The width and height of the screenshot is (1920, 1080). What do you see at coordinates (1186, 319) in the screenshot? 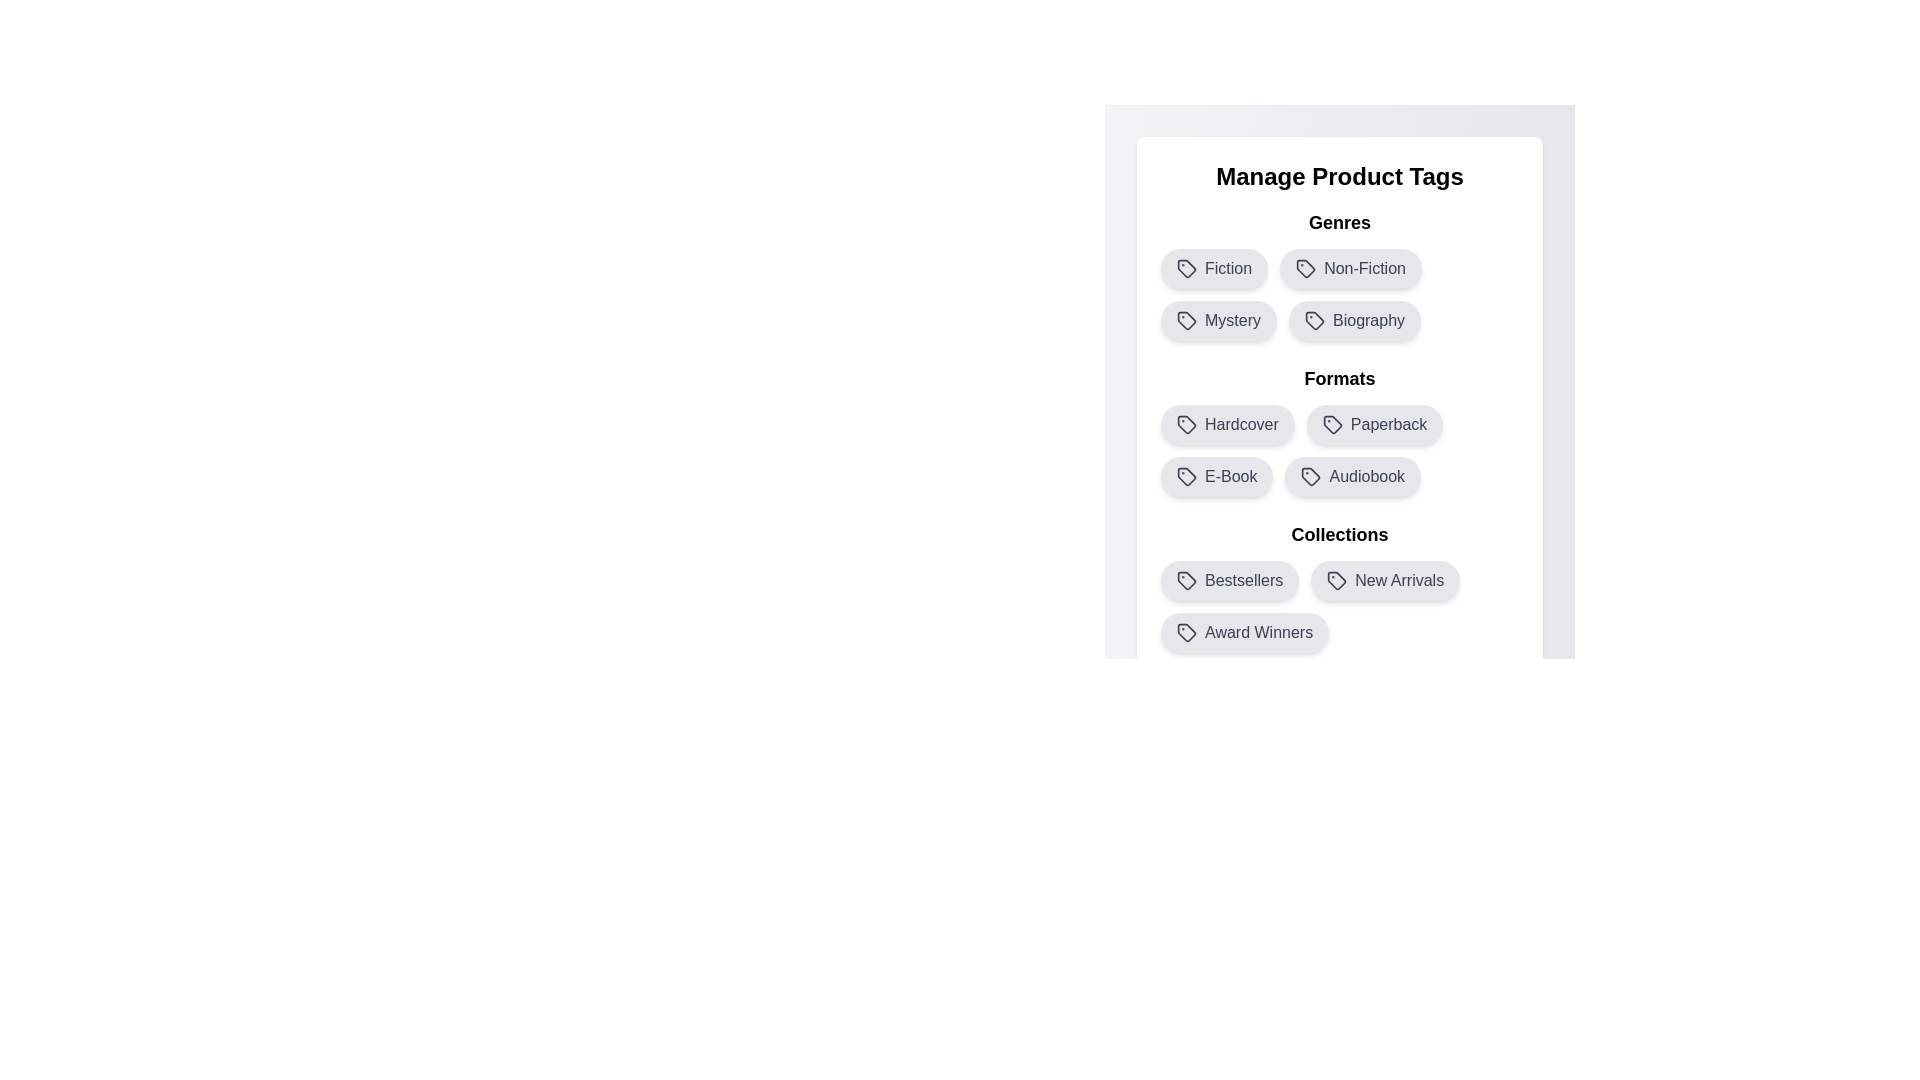
I see `the graphical icon indicating the 'Mystery' genre located in the second row of the 'Genres' section beneath the 'Manage Product Tags' heading` at bounding box center [1186, 319].